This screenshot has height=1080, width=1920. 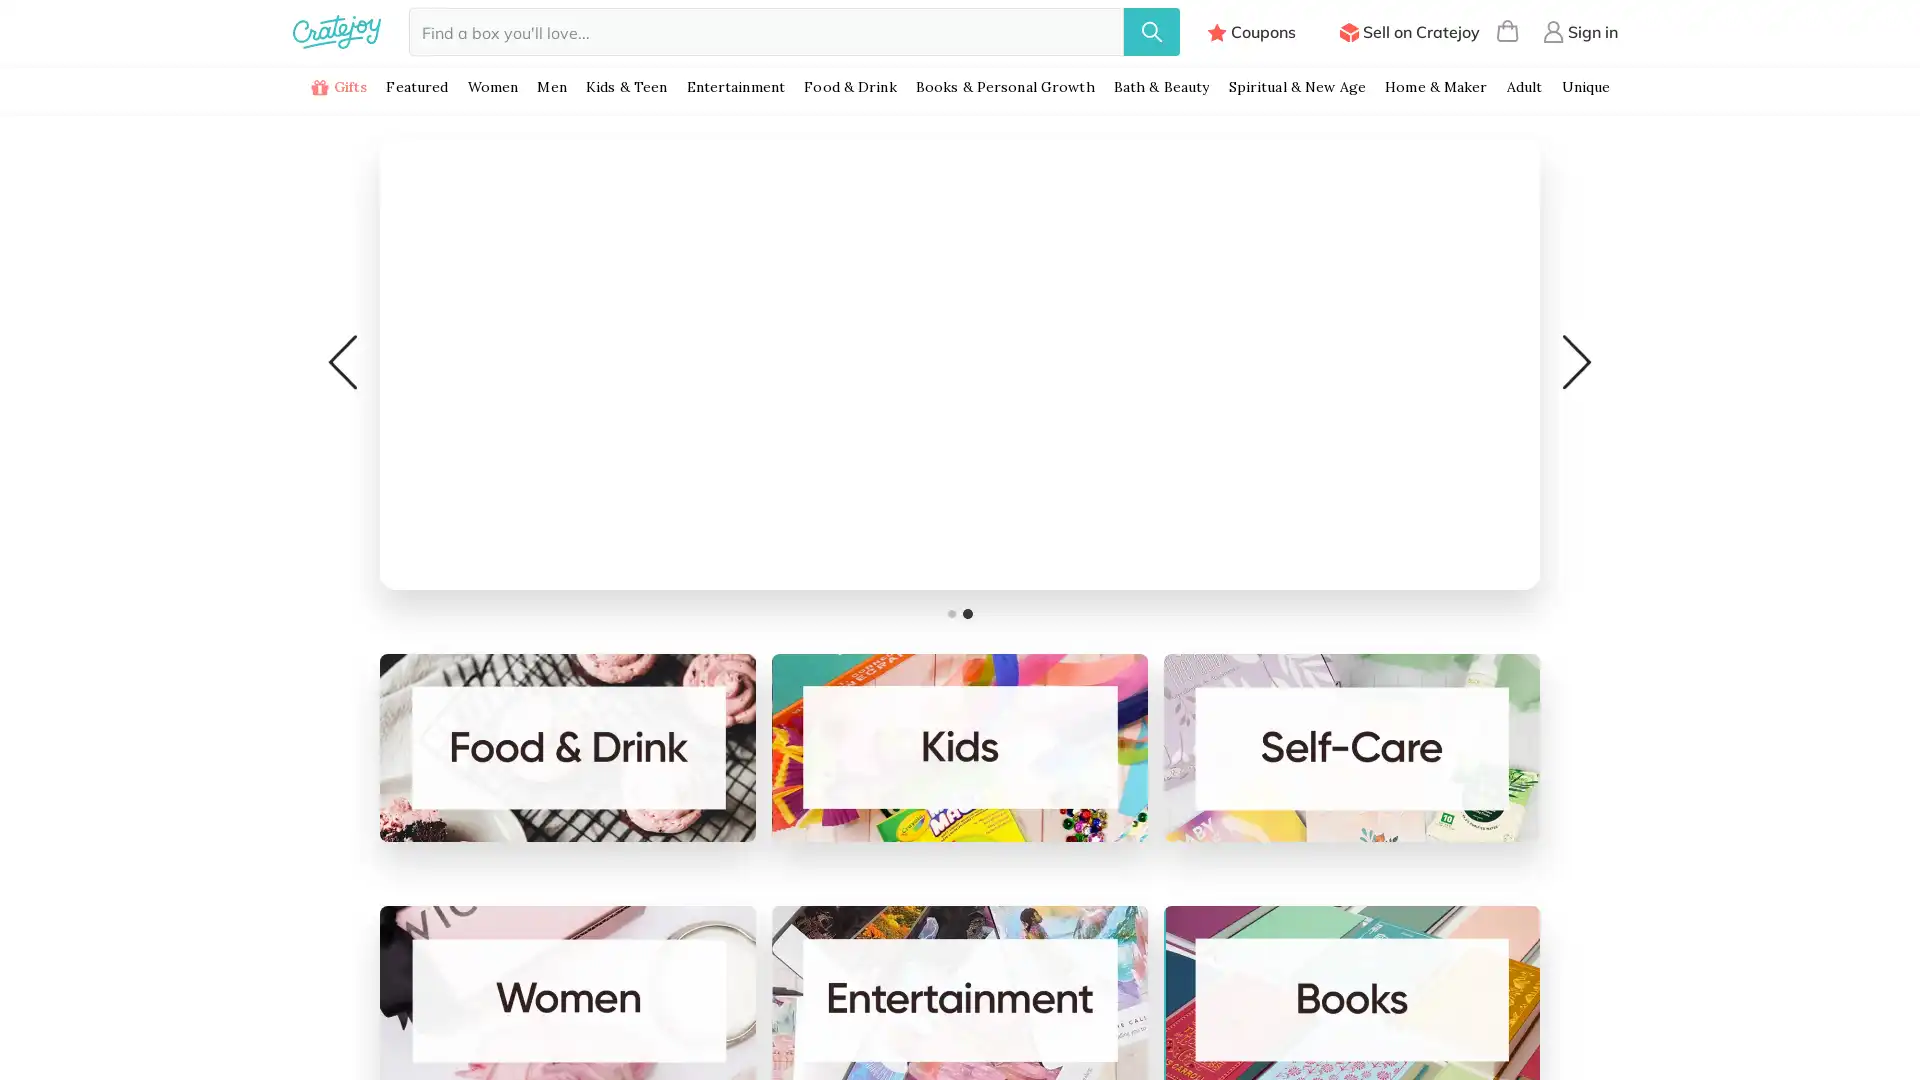 I want to click on Toggle Shopping Cart, so click(x=1507, y=31).